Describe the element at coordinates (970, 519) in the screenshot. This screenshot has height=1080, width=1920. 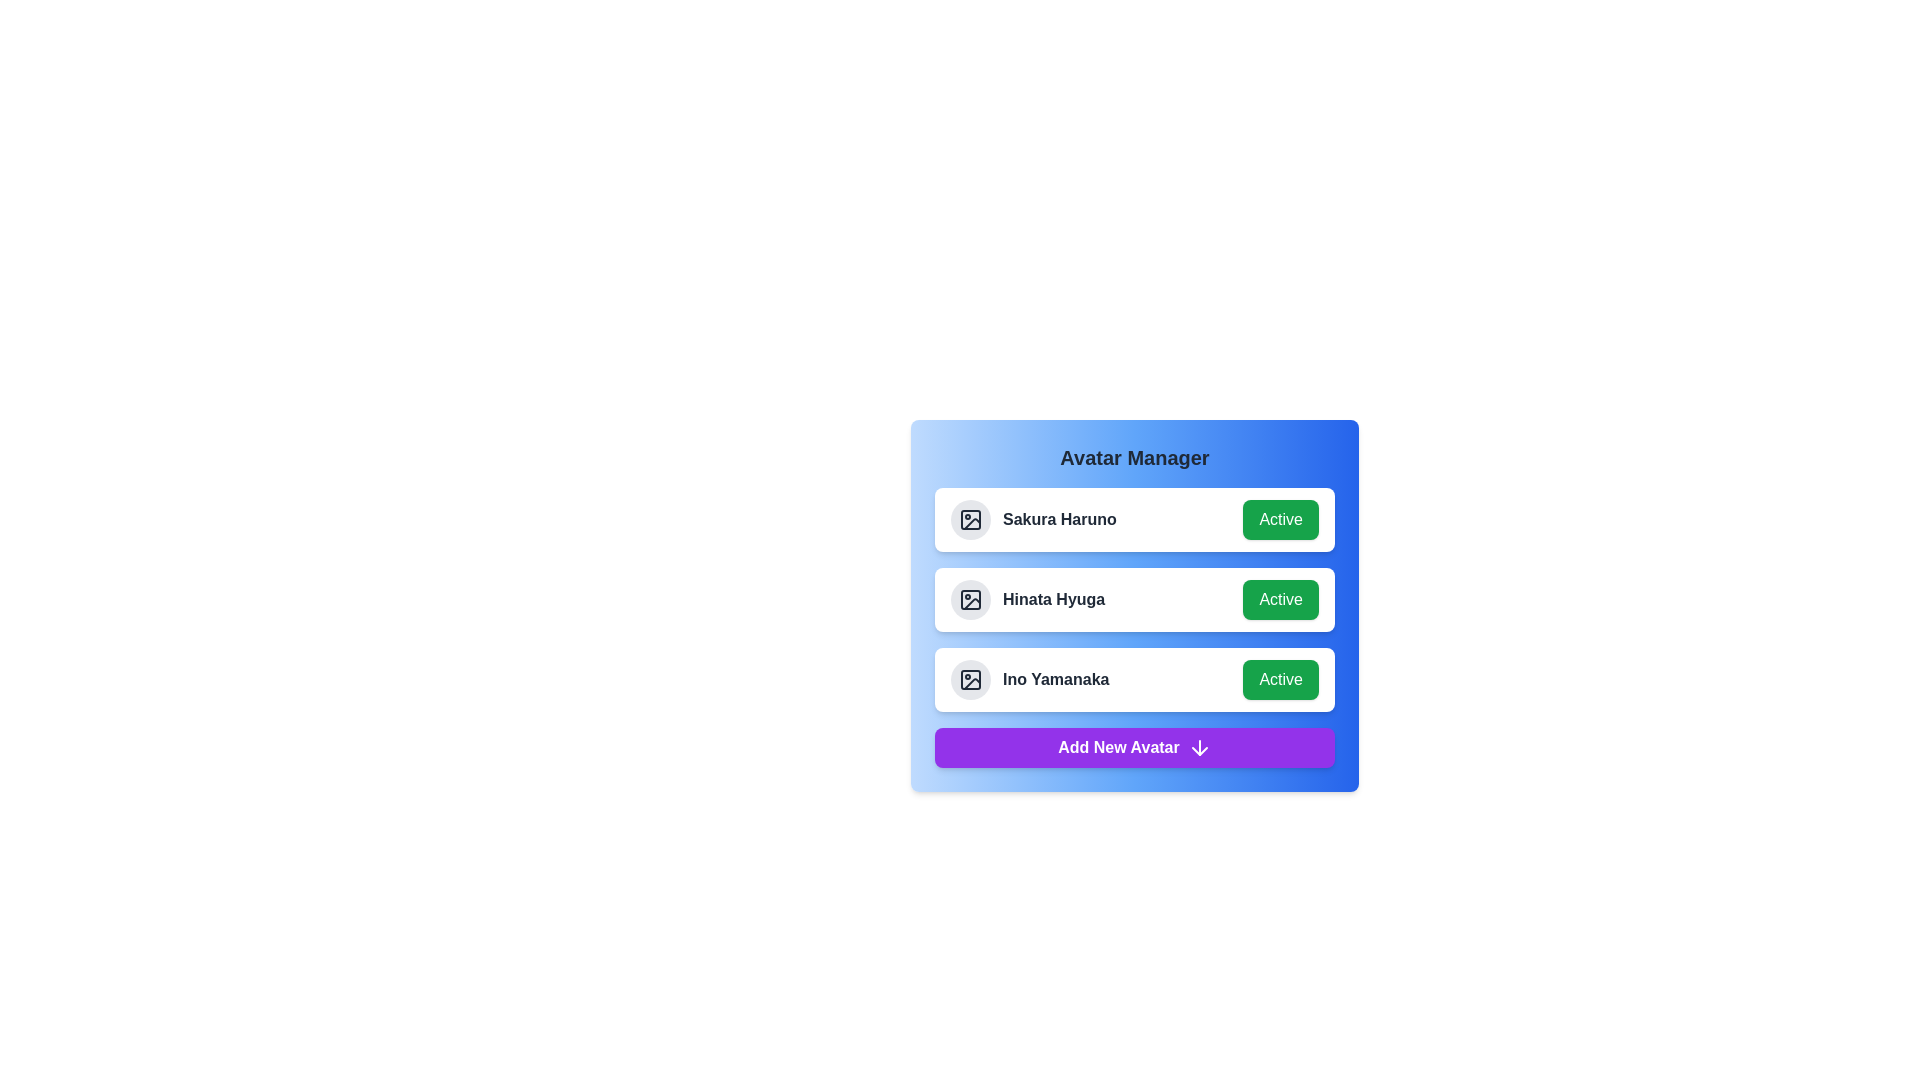
I see `the icon or avatar placeholder located to the left of the text 'Sakura Haruno' in the first row of the avatar manager list` at that location.